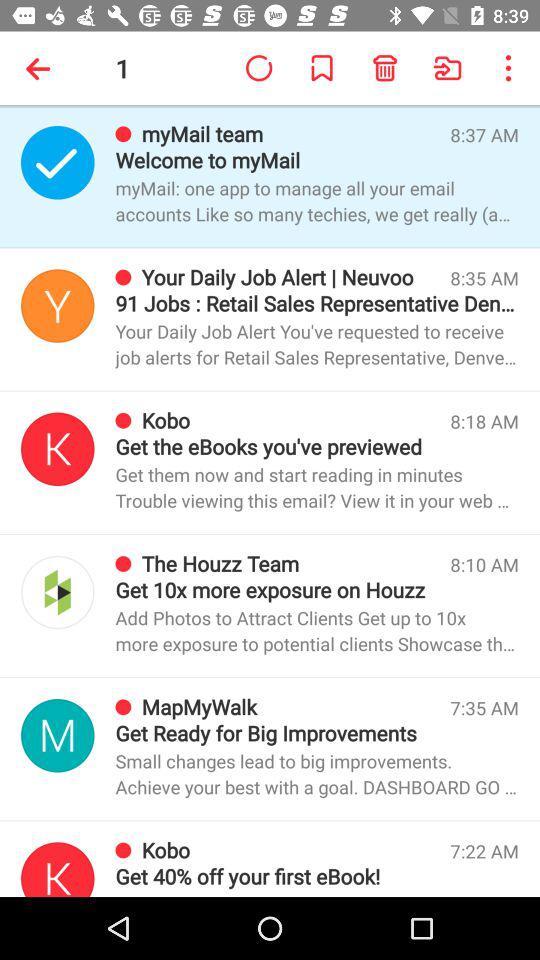 This screenshot has height=960, width=540. I want to click on open kobo message, so click(57, 868).